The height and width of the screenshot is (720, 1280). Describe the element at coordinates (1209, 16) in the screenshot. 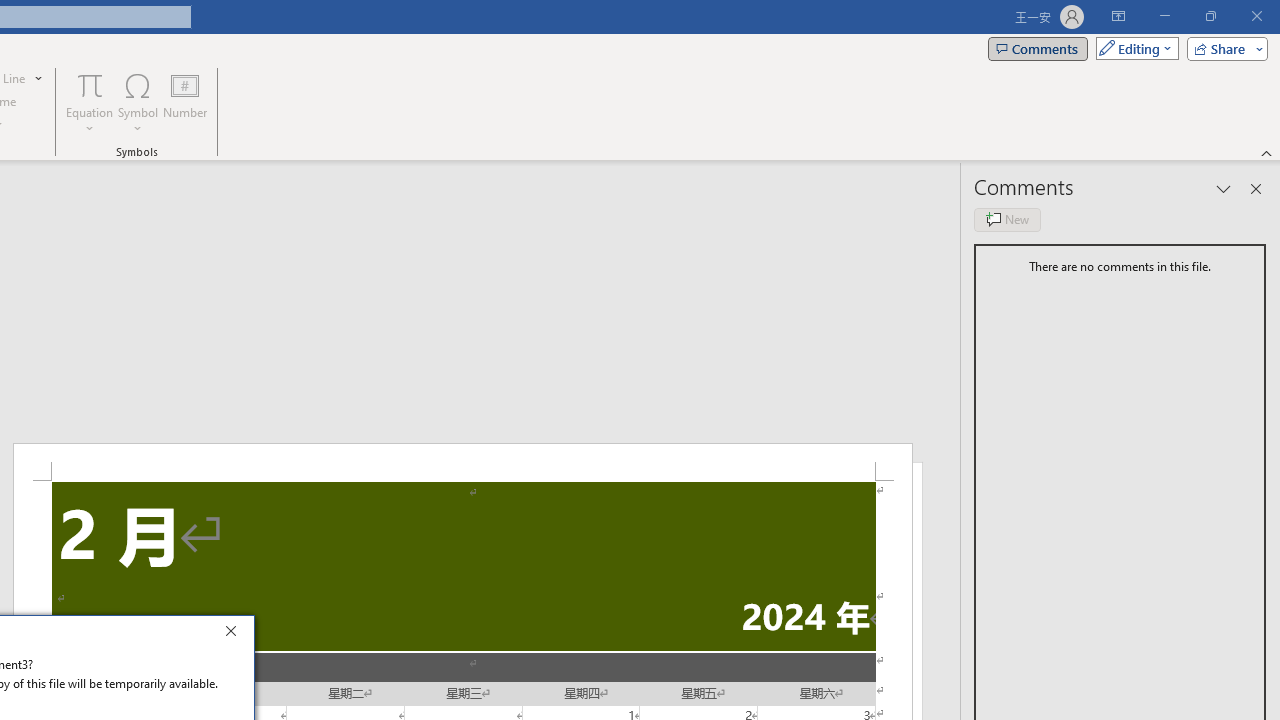

I see `'Restore Down'` at that location.